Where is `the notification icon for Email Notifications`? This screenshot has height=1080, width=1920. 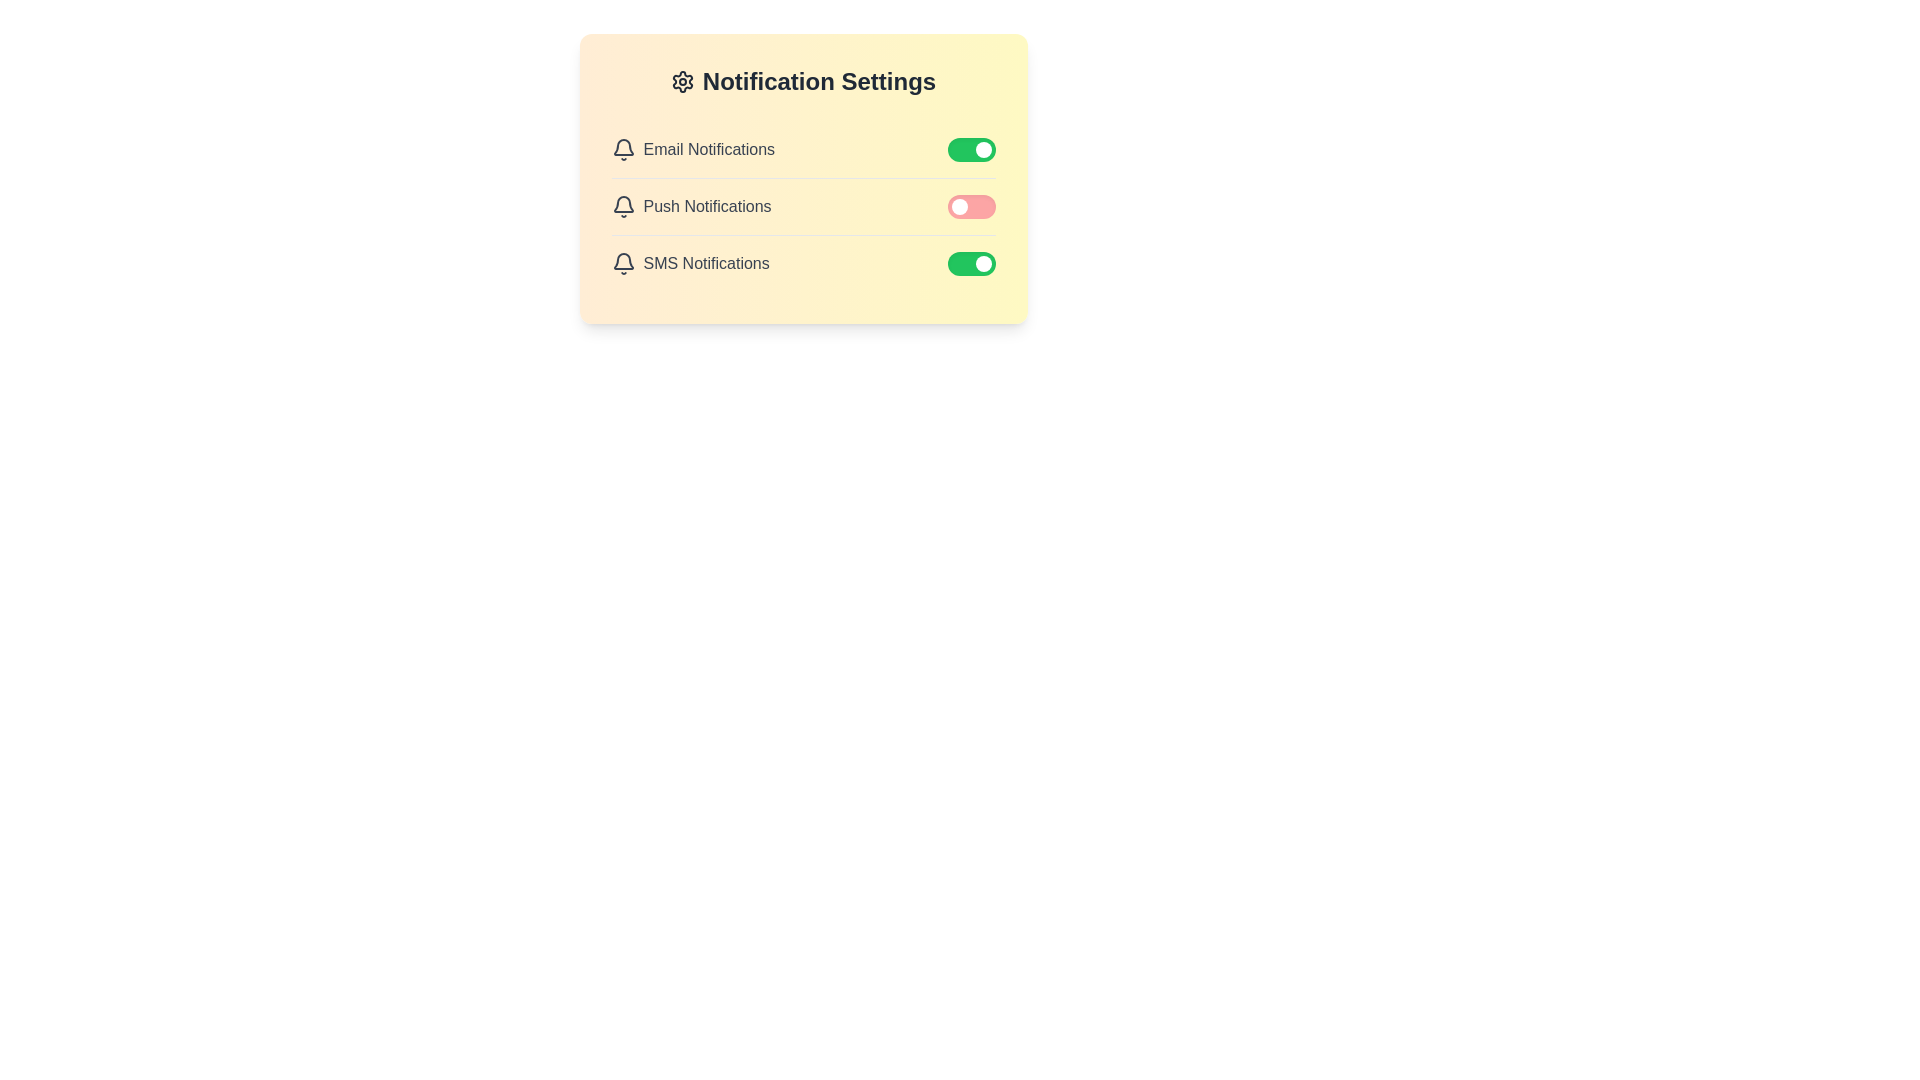
the notification icon for Email Notifications is located at coordinates (622, 149).